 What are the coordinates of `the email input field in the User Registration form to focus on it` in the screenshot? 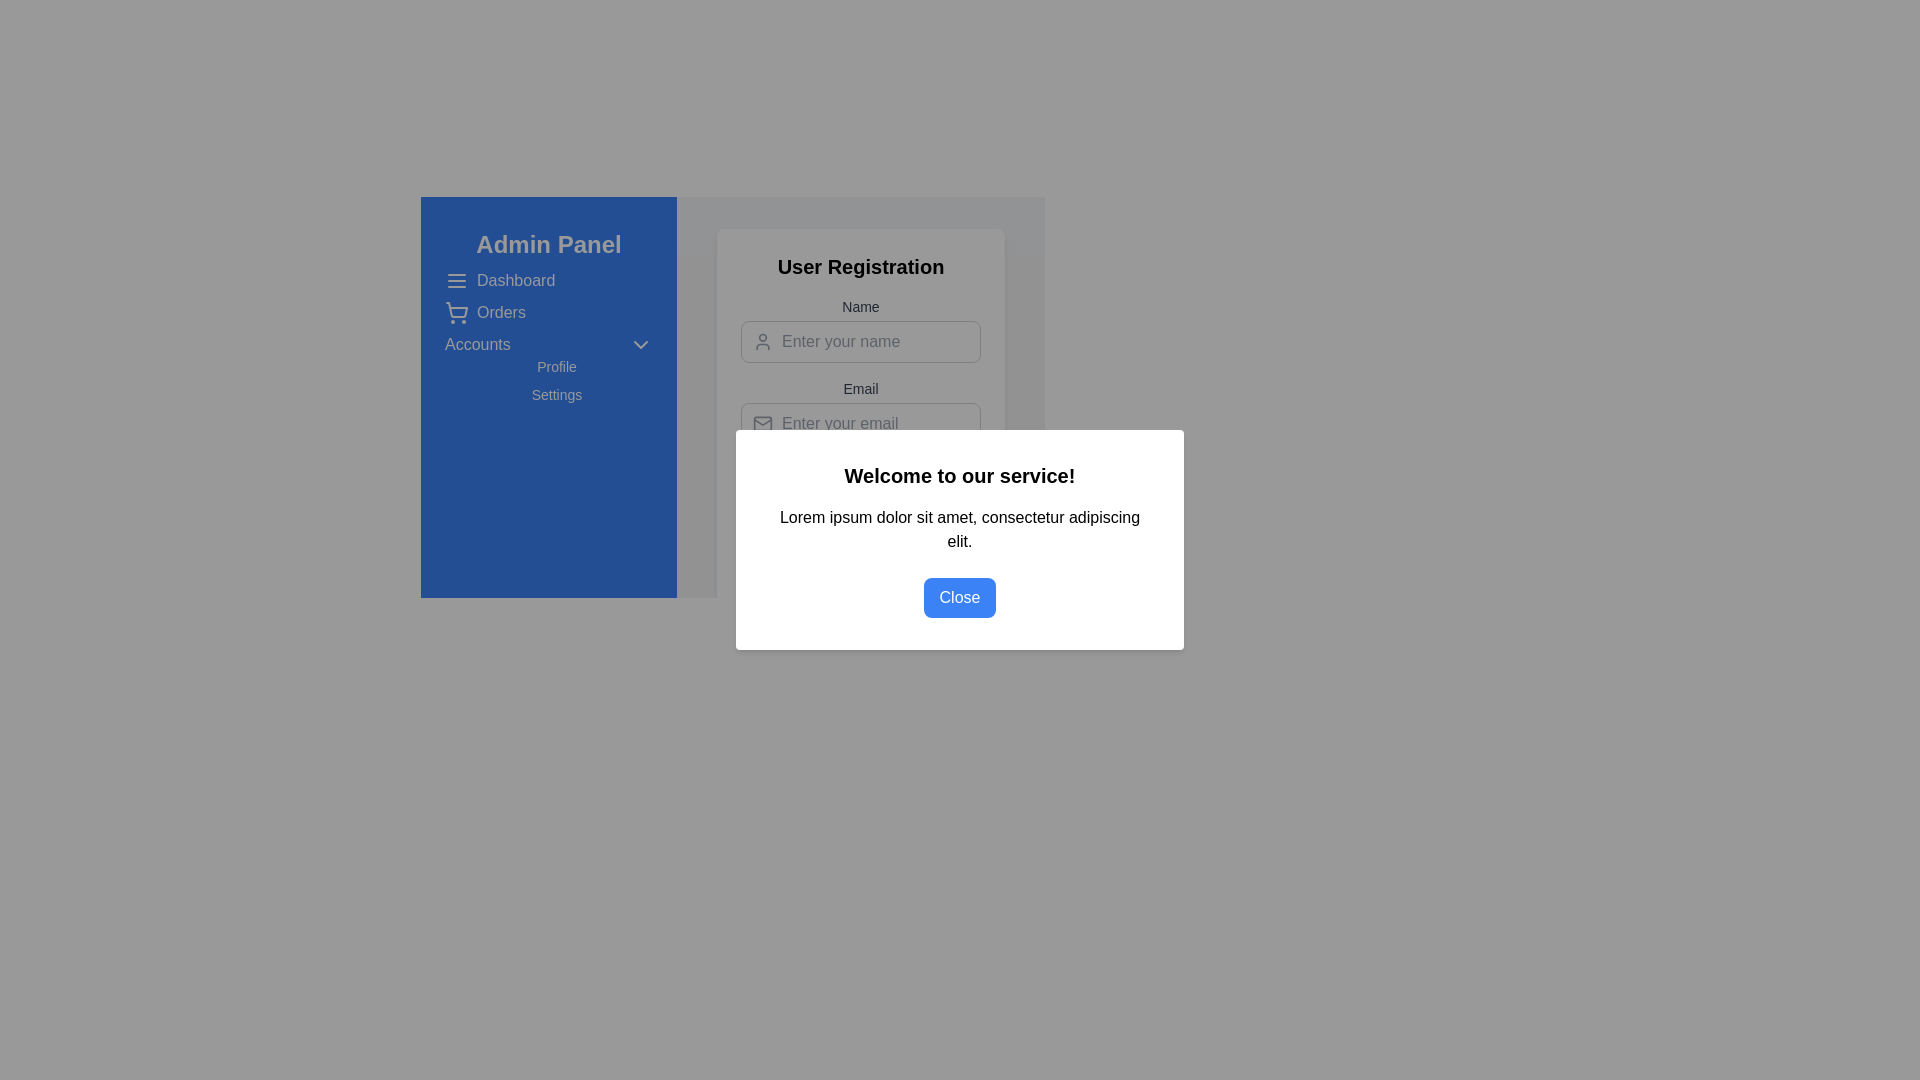 It's located at (860, 423).